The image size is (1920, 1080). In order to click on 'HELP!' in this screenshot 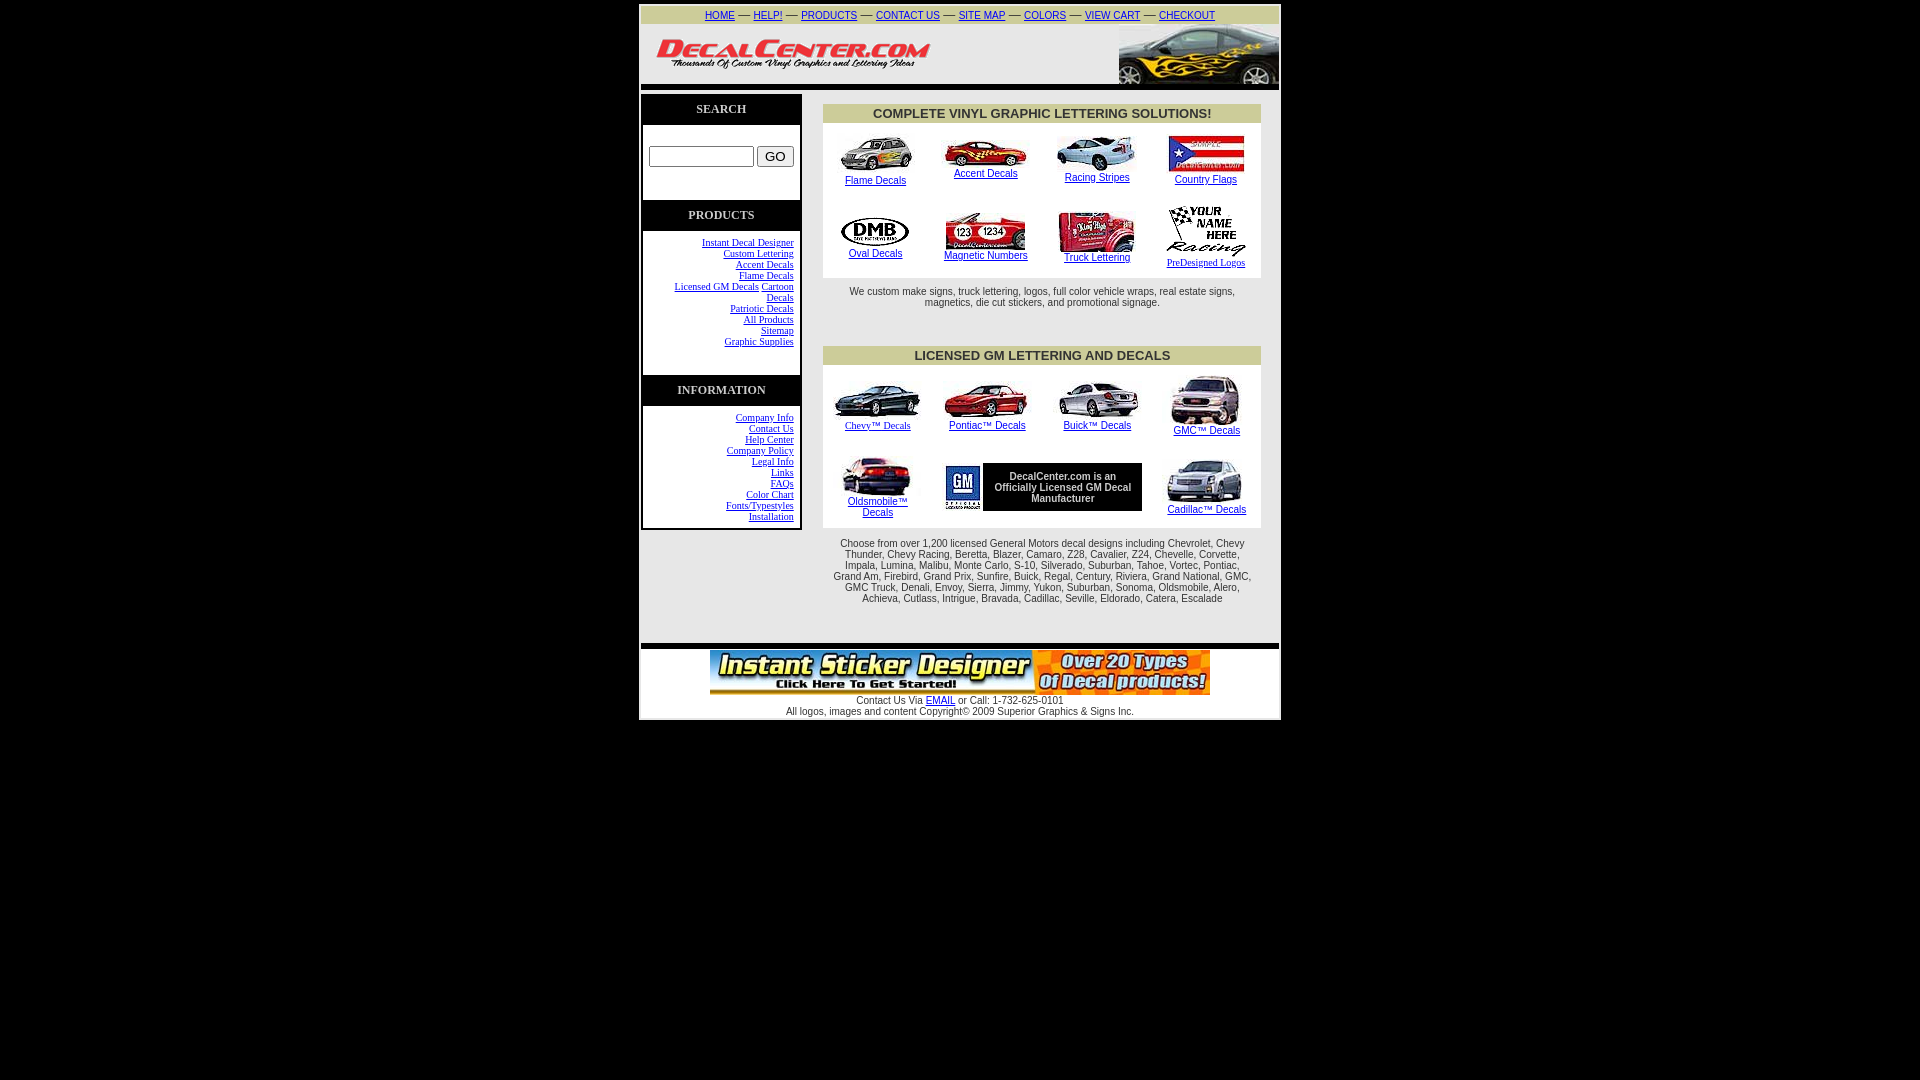, I will do `click(752, 15)`.